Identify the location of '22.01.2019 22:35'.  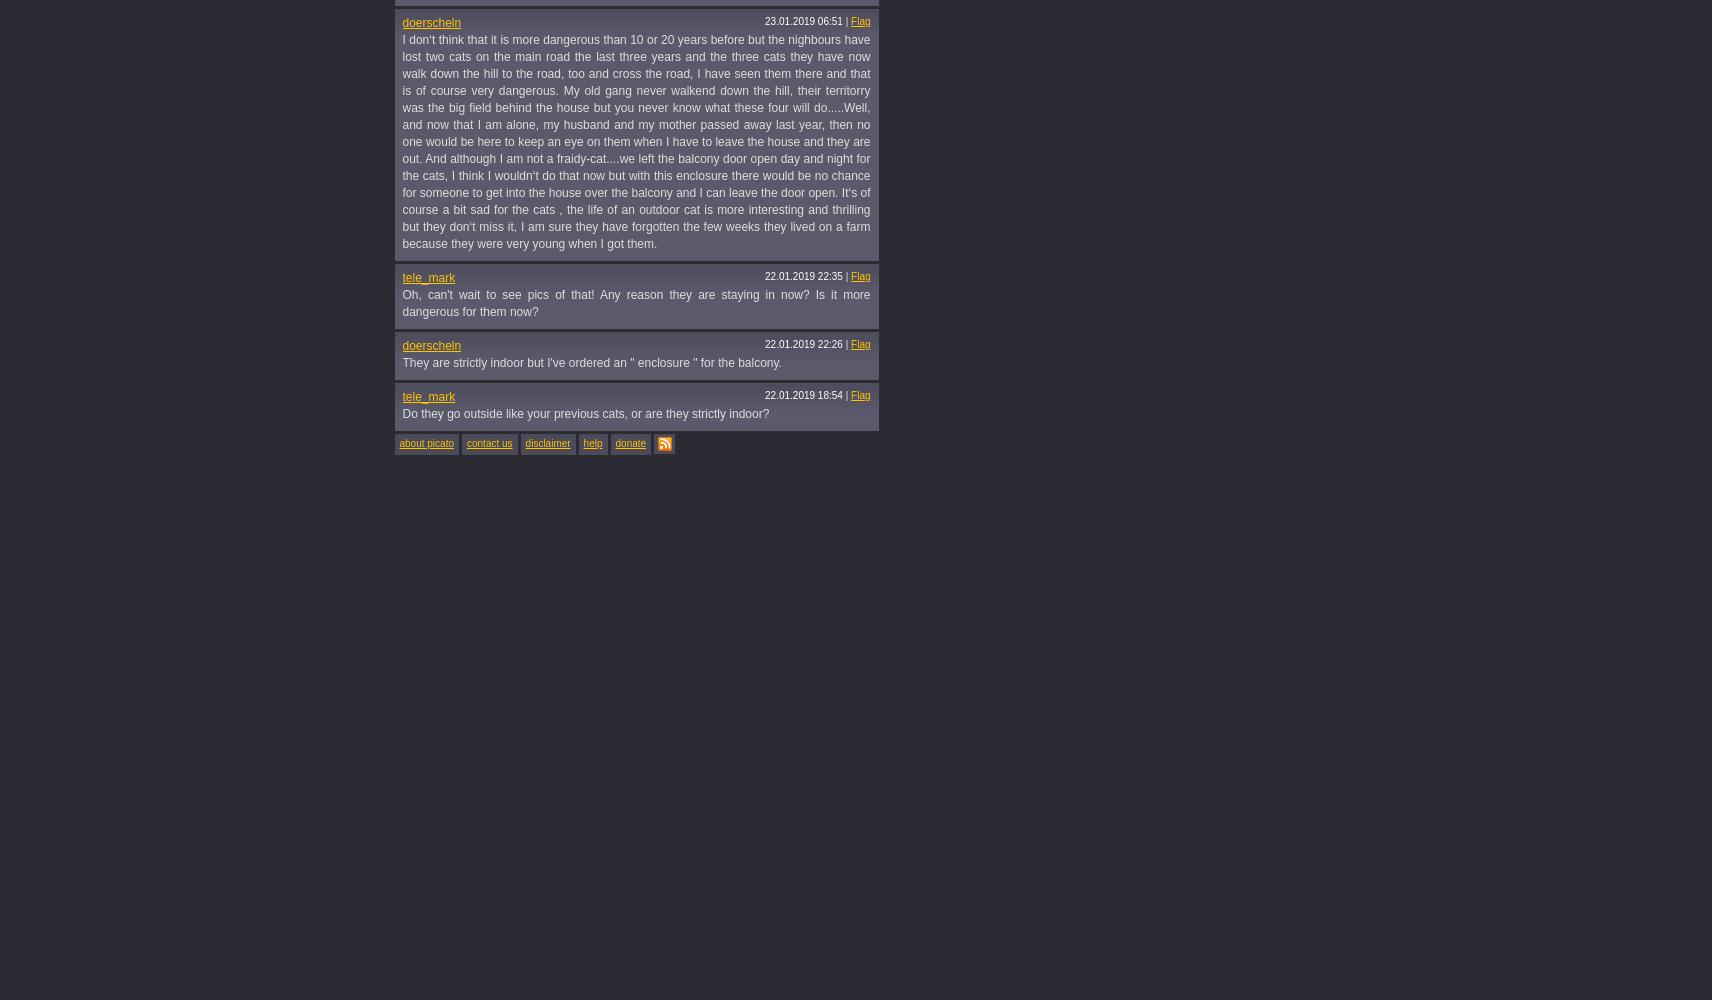
(803, 276).